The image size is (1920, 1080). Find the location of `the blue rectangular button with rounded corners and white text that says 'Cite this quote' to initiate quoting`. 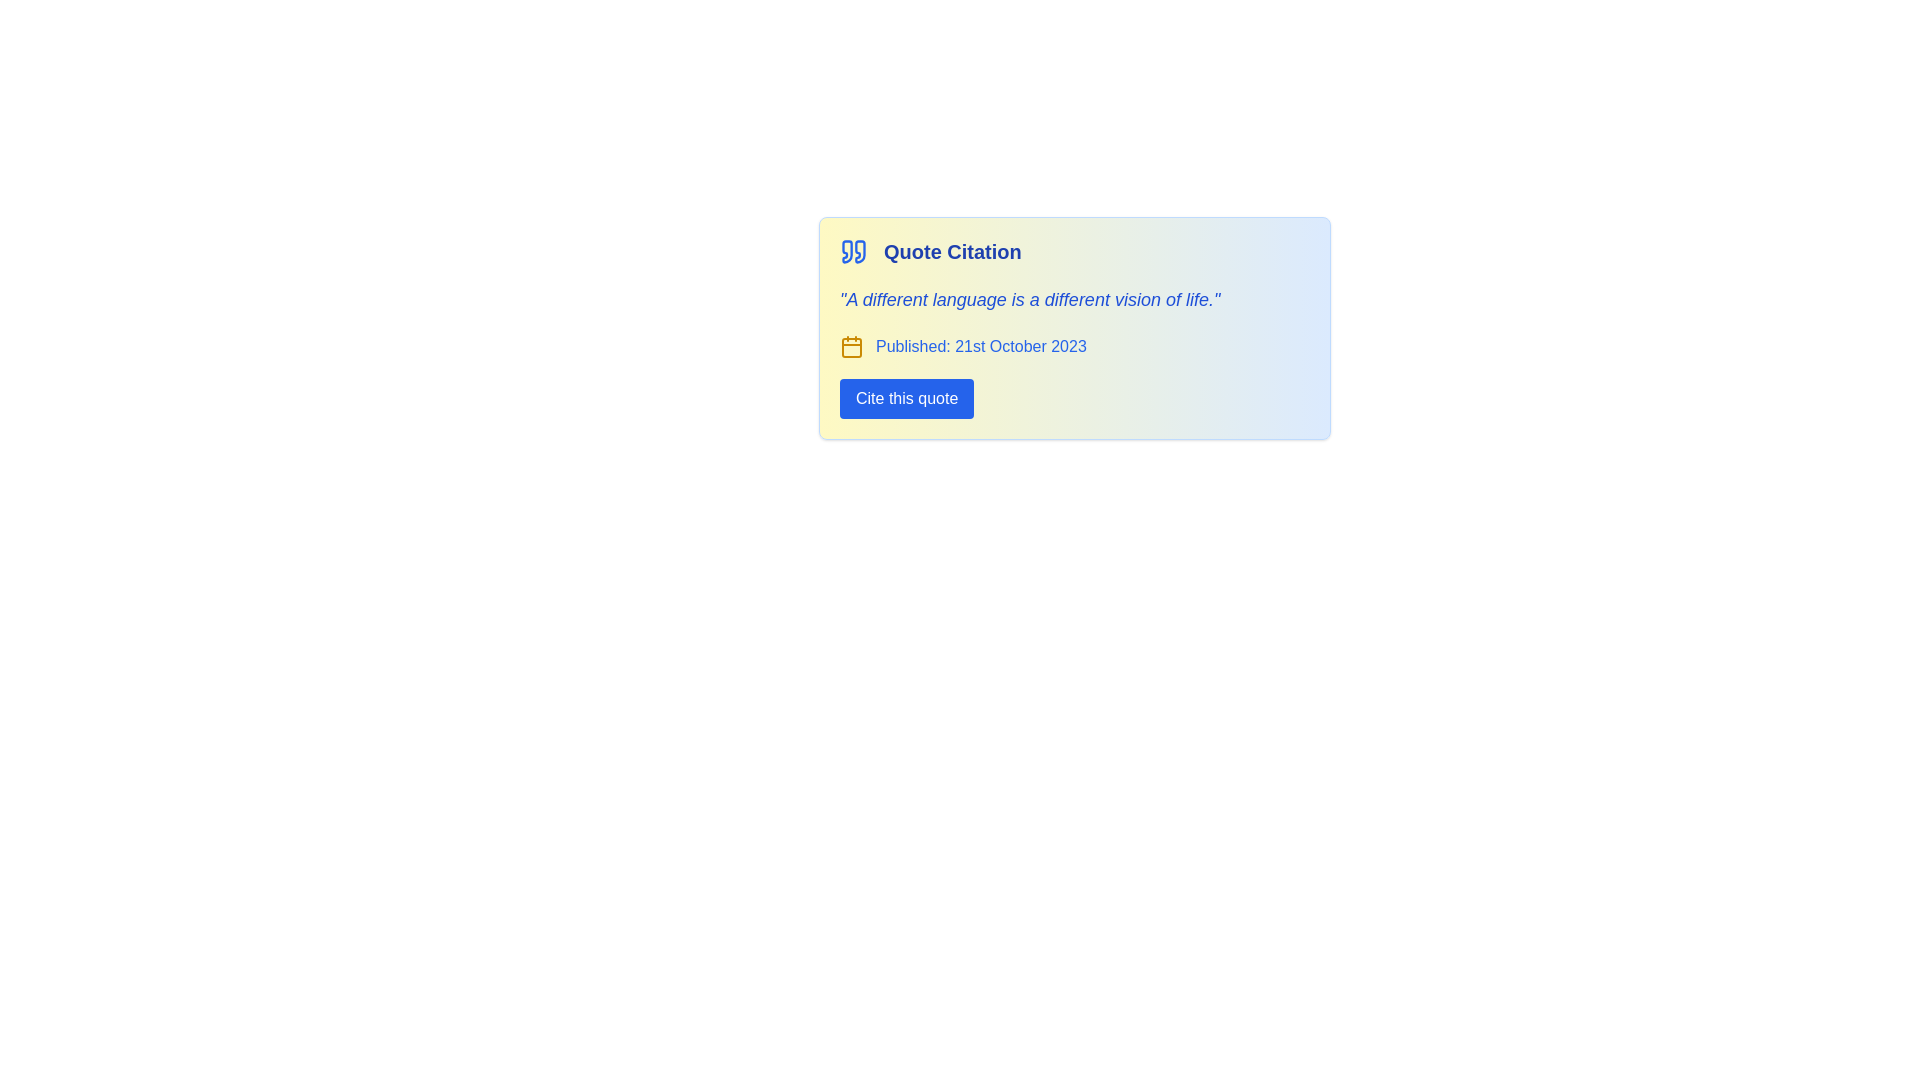

the blue rectangular button with rounded corners and white text that says 'Cite this quote' to initiate quoting is located at coordinates (906, 399).